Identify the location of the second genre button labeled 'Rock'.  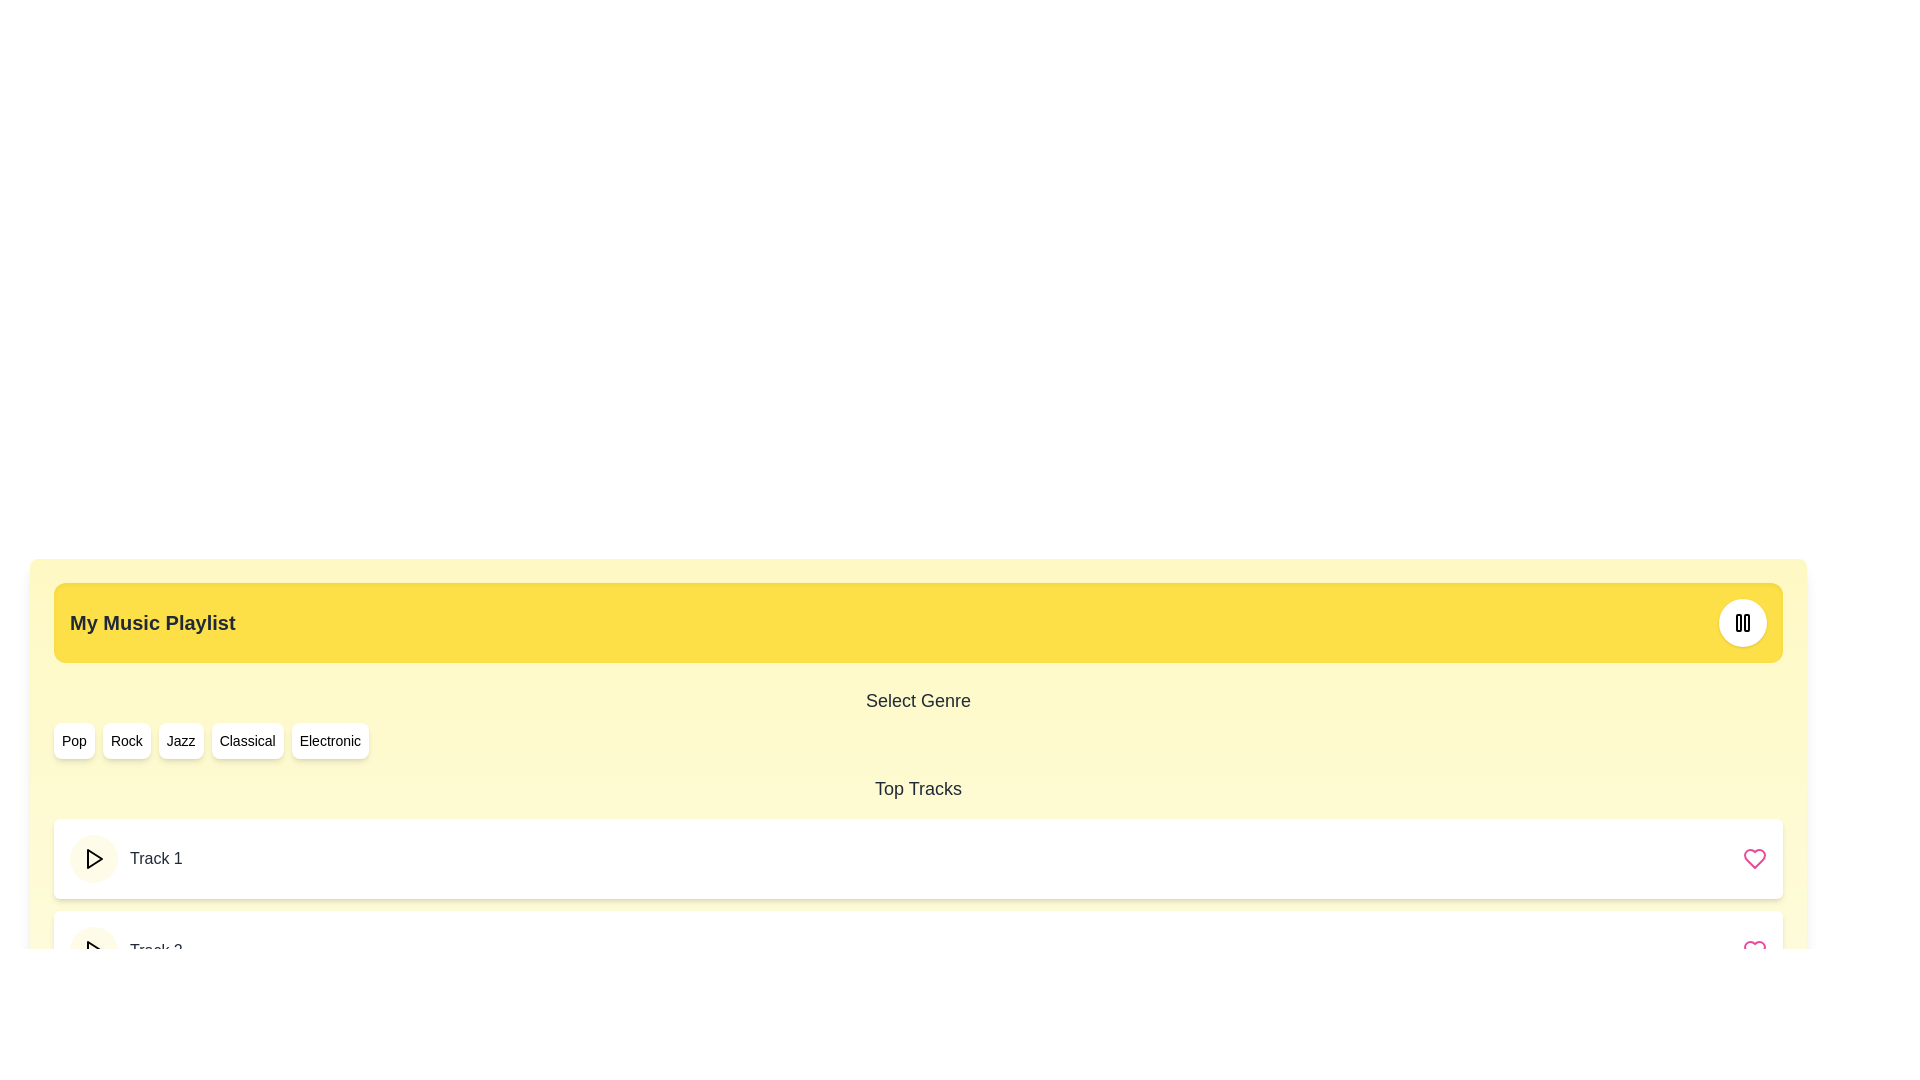
(125, 740).